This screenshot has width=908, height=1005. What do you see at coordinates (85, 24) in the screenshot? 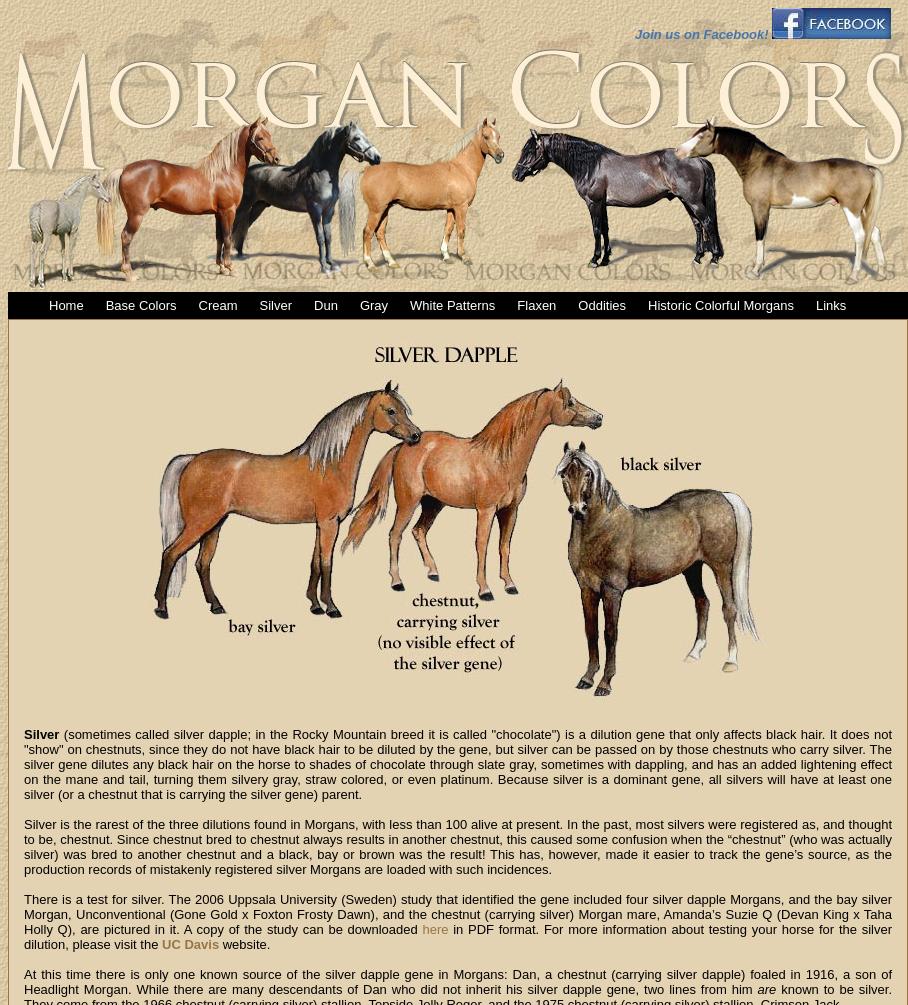
I see `'Loading Image...'` at bounding box center [85, 24].